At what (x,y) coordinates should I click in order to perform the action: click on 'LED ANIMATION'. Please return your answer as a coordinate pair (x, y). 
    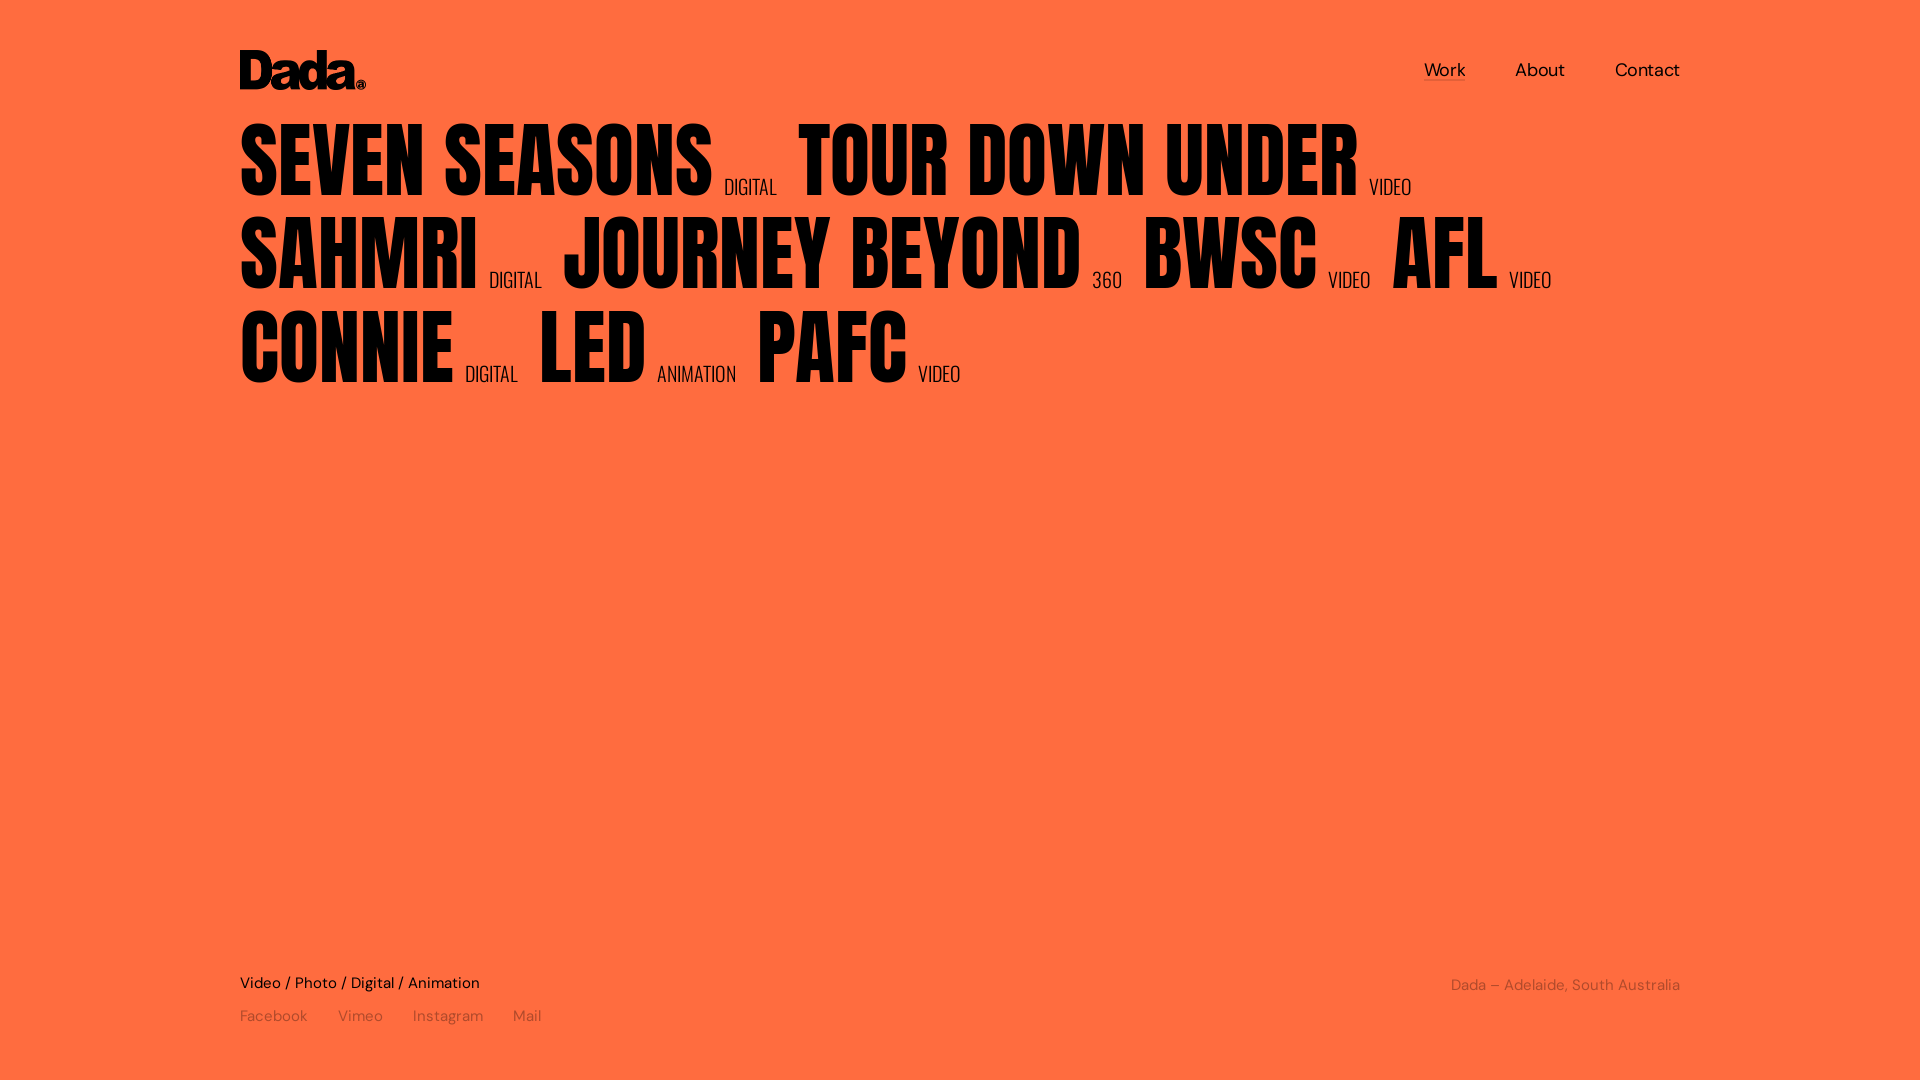
    Looking at the image, I should click on (647, 353).